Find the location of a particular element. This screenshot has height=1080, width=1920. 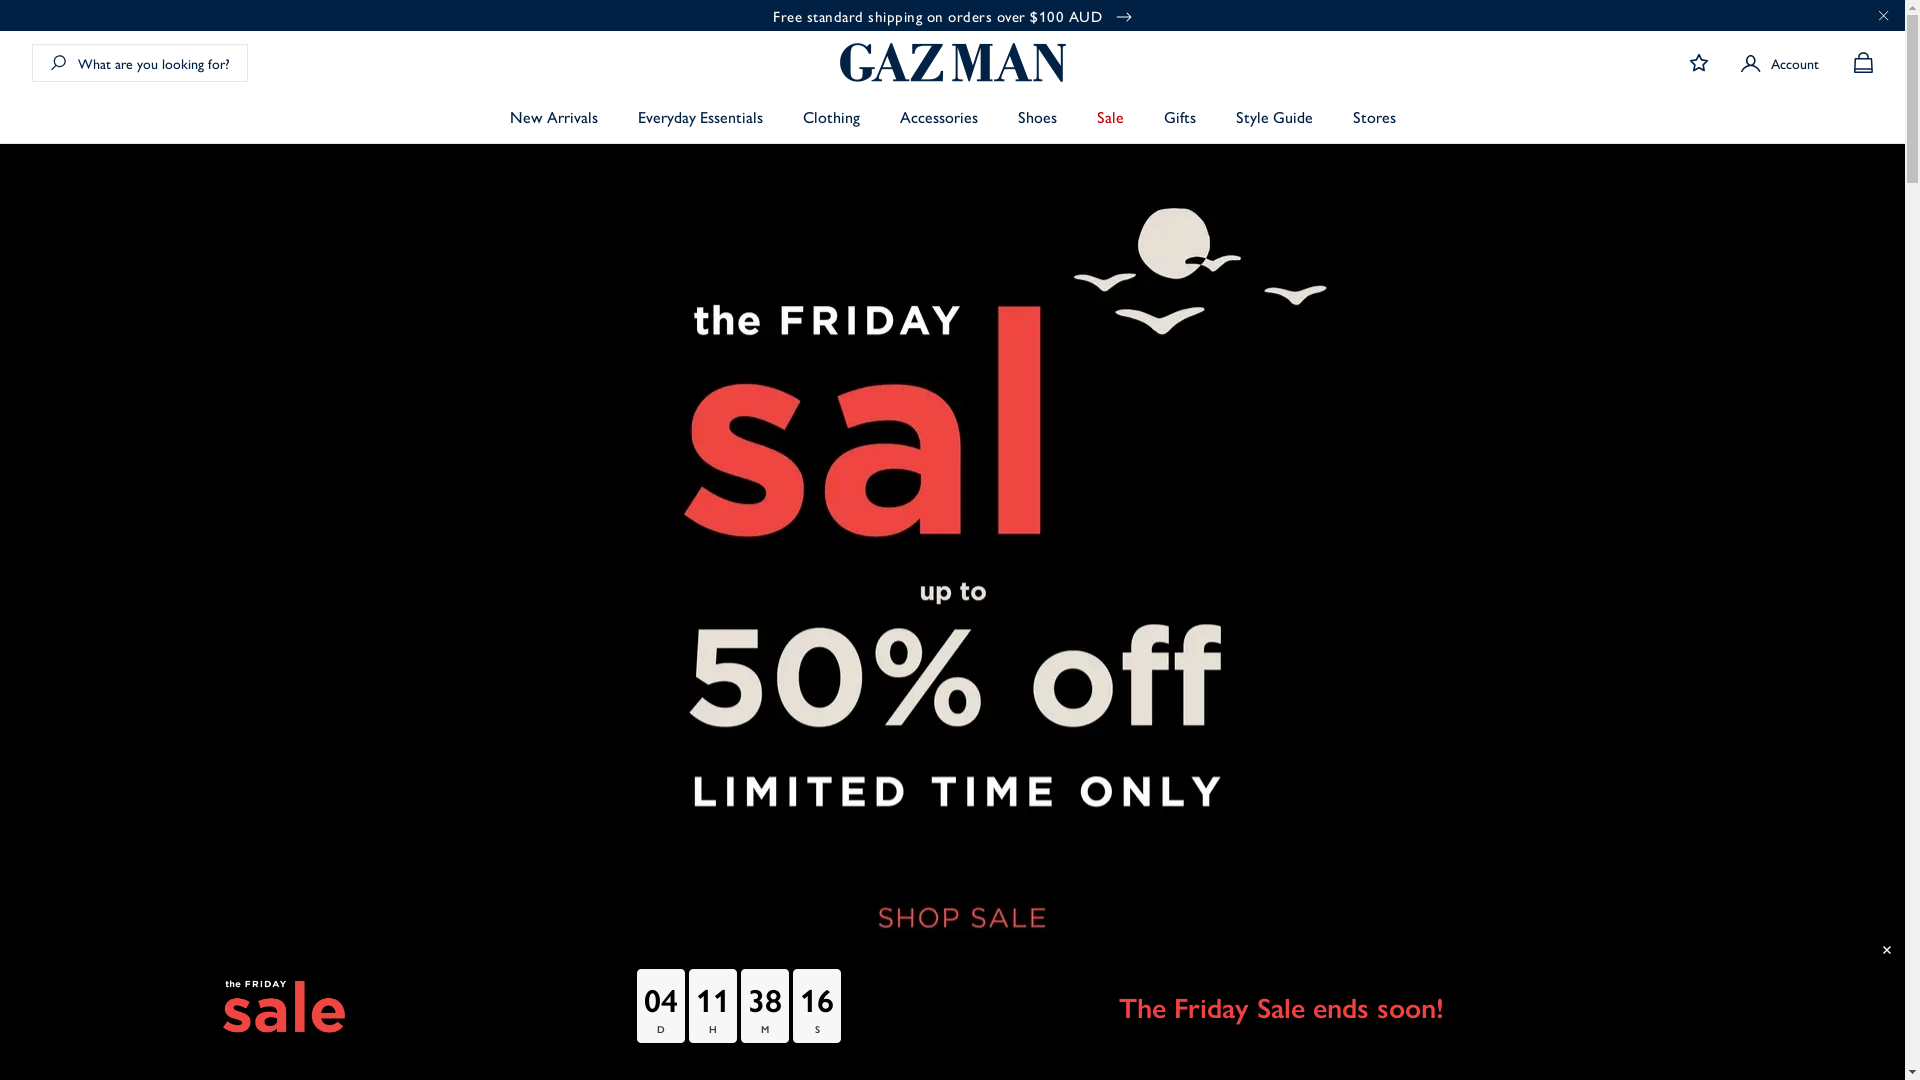

'Style Guide' is located at coordinates (1235, 118).